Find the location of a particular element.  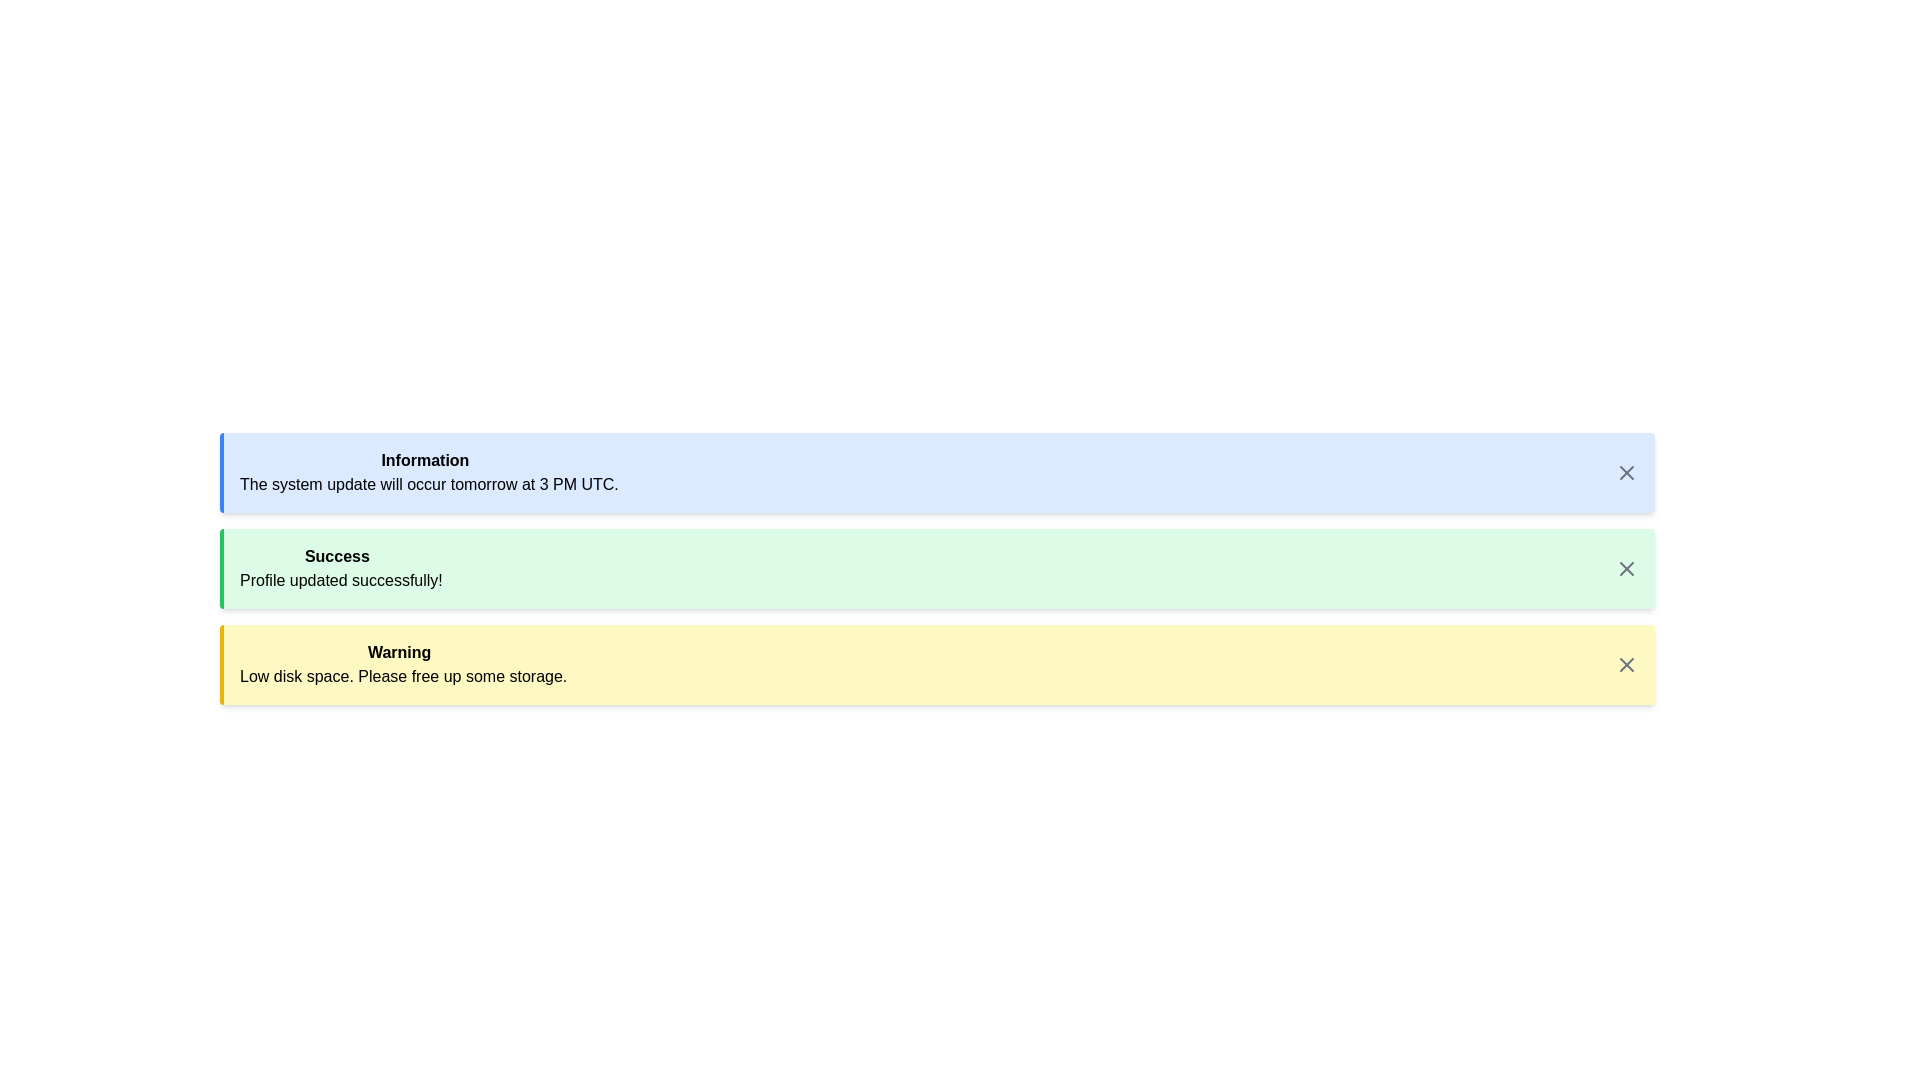

the close button icon located in the center of the green notification bar is located at coordinates (1627, 569).